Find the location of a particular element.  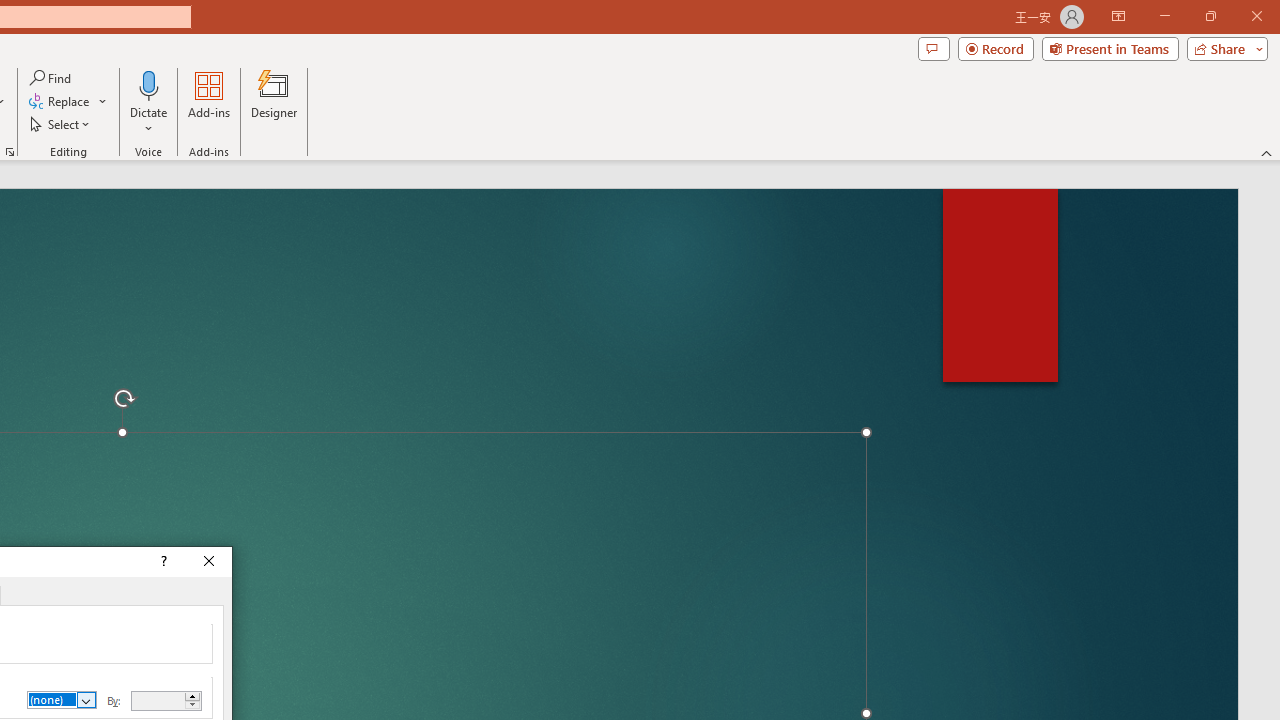

'Context help' is located at coordinates (162, 561).